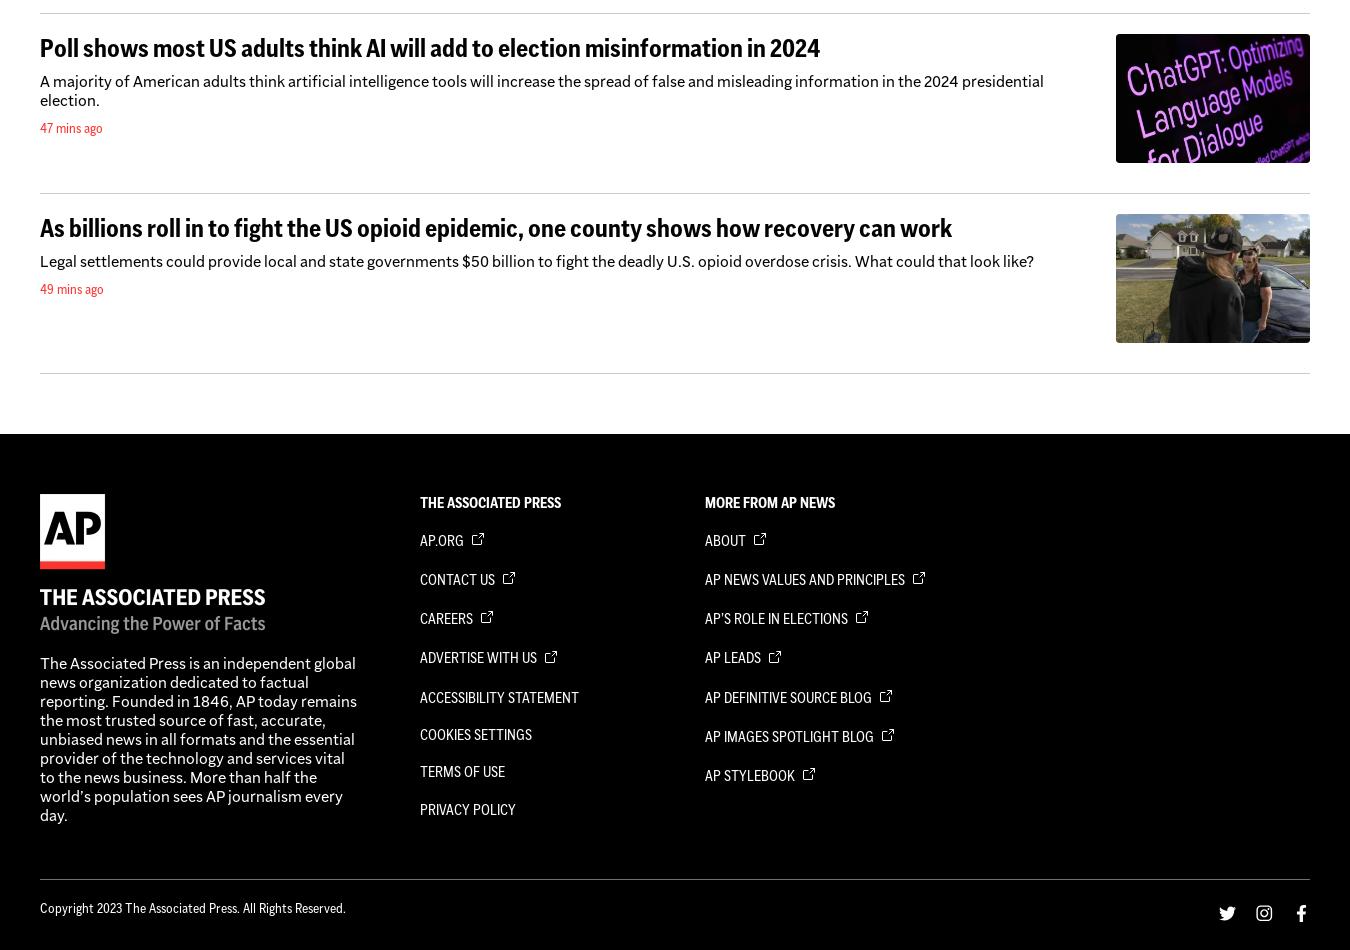 The image size is (1350, 950). I want to click on '47 mins ago', so click(38, 127).